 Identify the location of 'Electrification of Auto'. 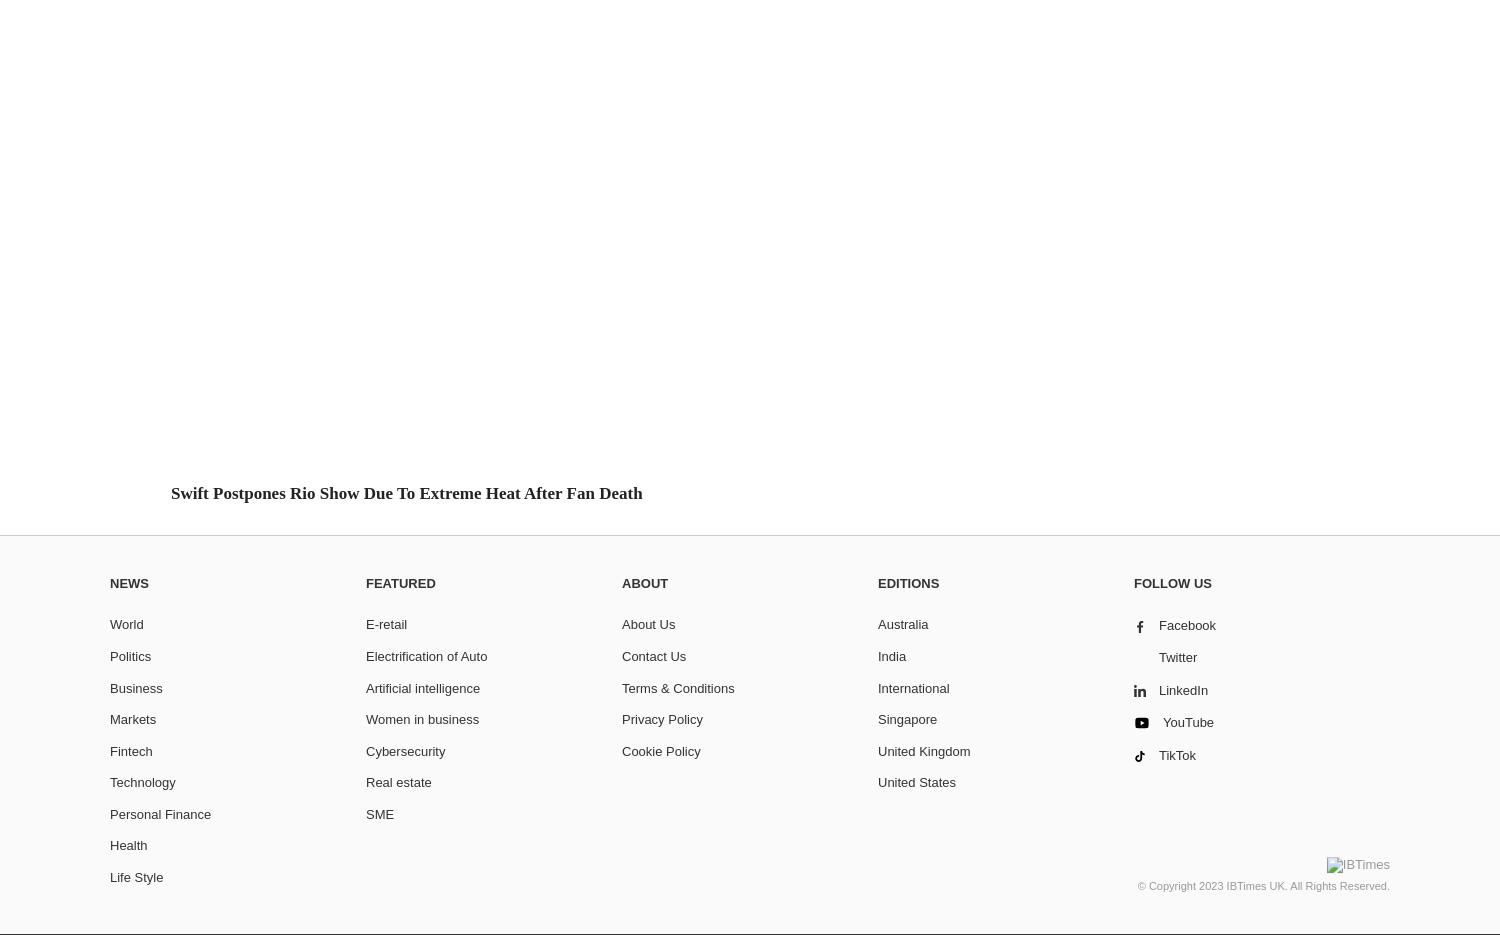
(365, 655).